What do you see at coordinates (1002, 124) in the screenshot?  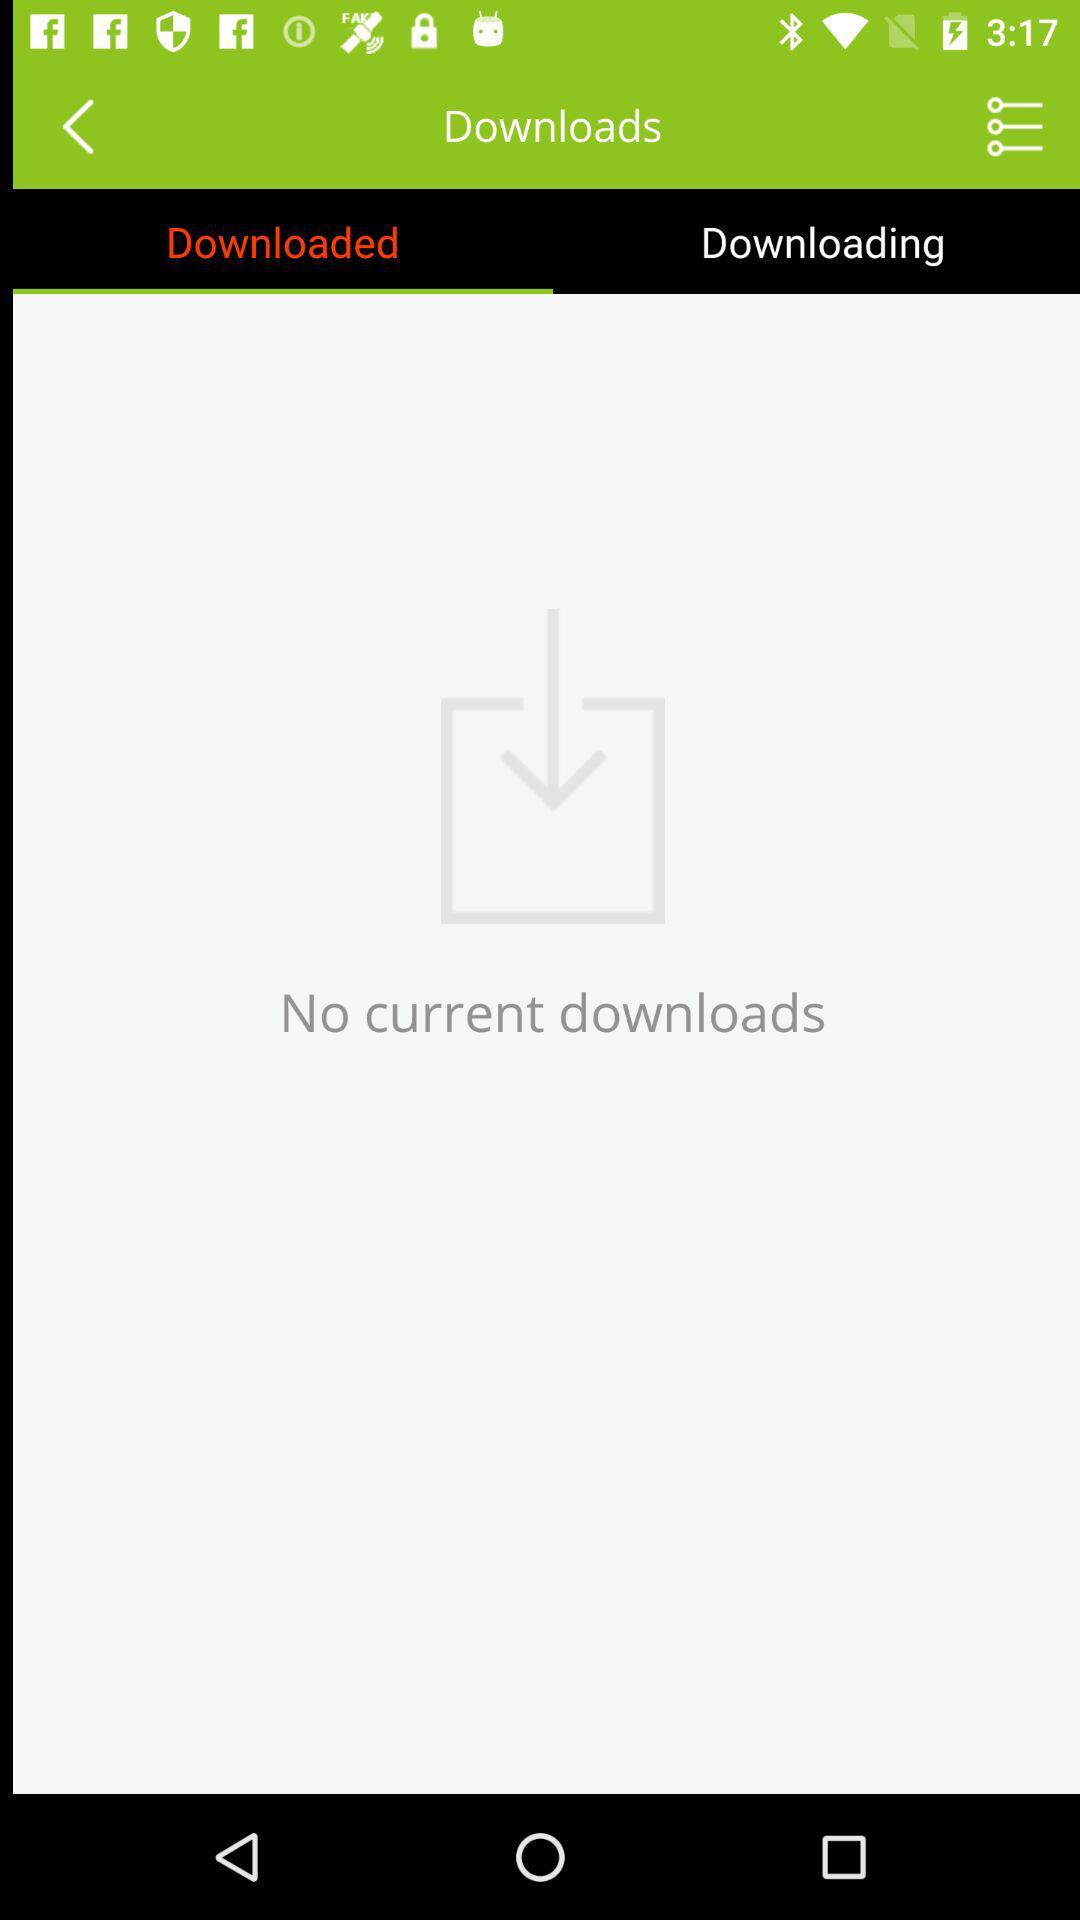 I see `settings` at bounding box center [1002, 124].